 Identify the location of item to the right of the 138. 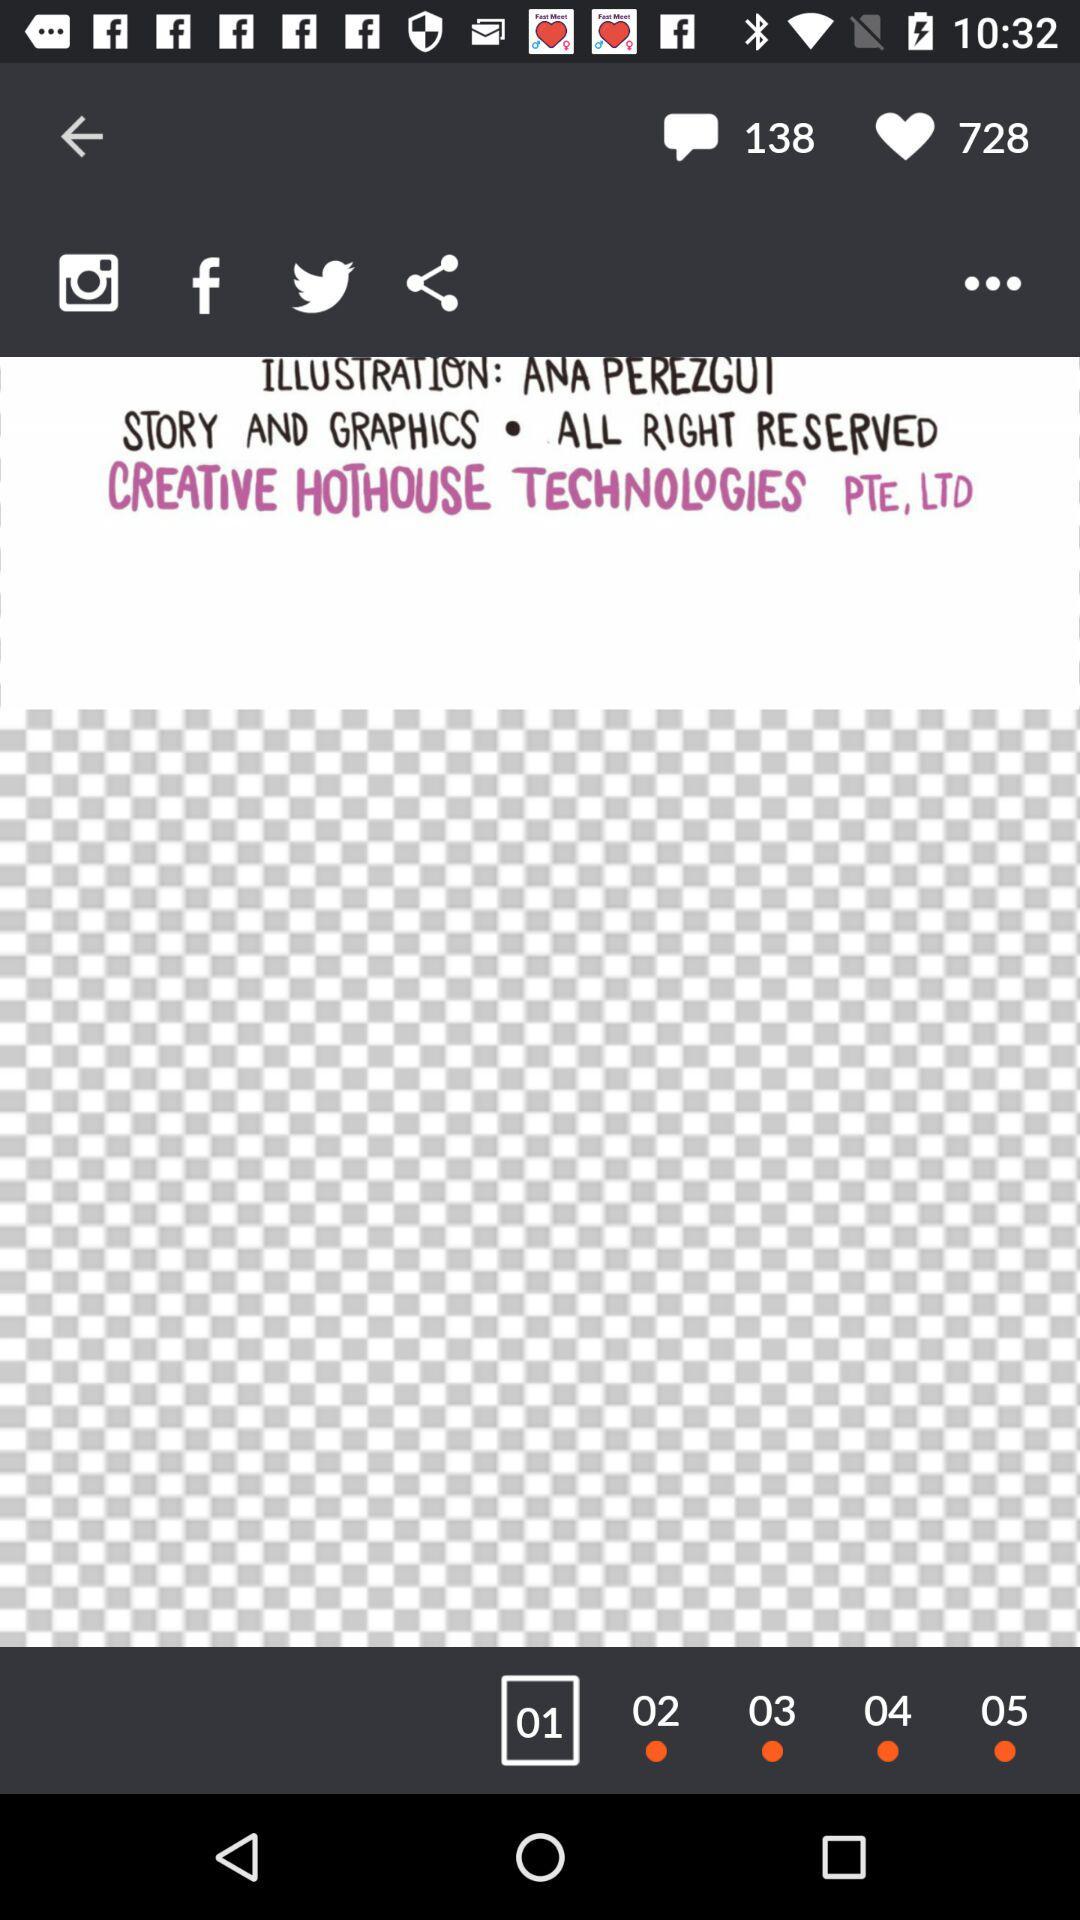
(951, 135).